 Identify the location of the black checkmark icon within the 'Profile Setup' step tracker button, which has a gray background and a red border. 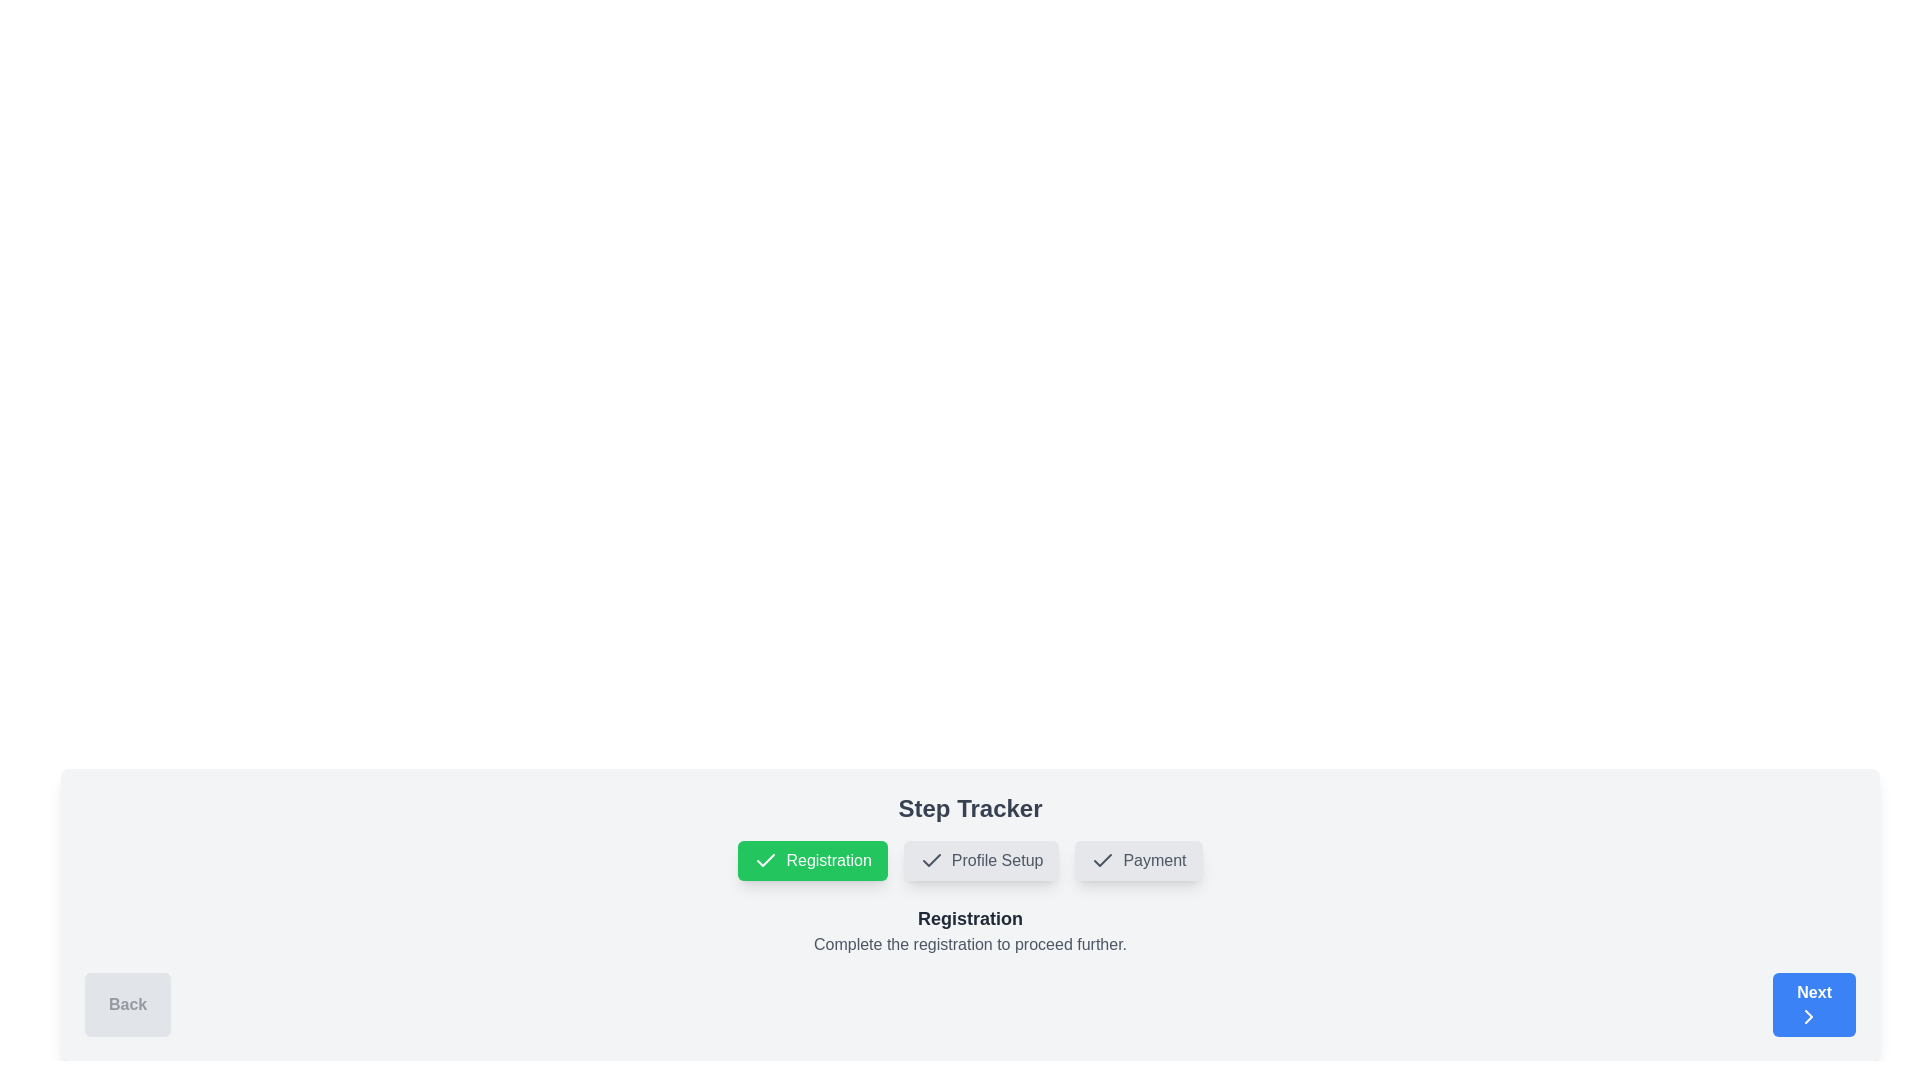
(930, 859).